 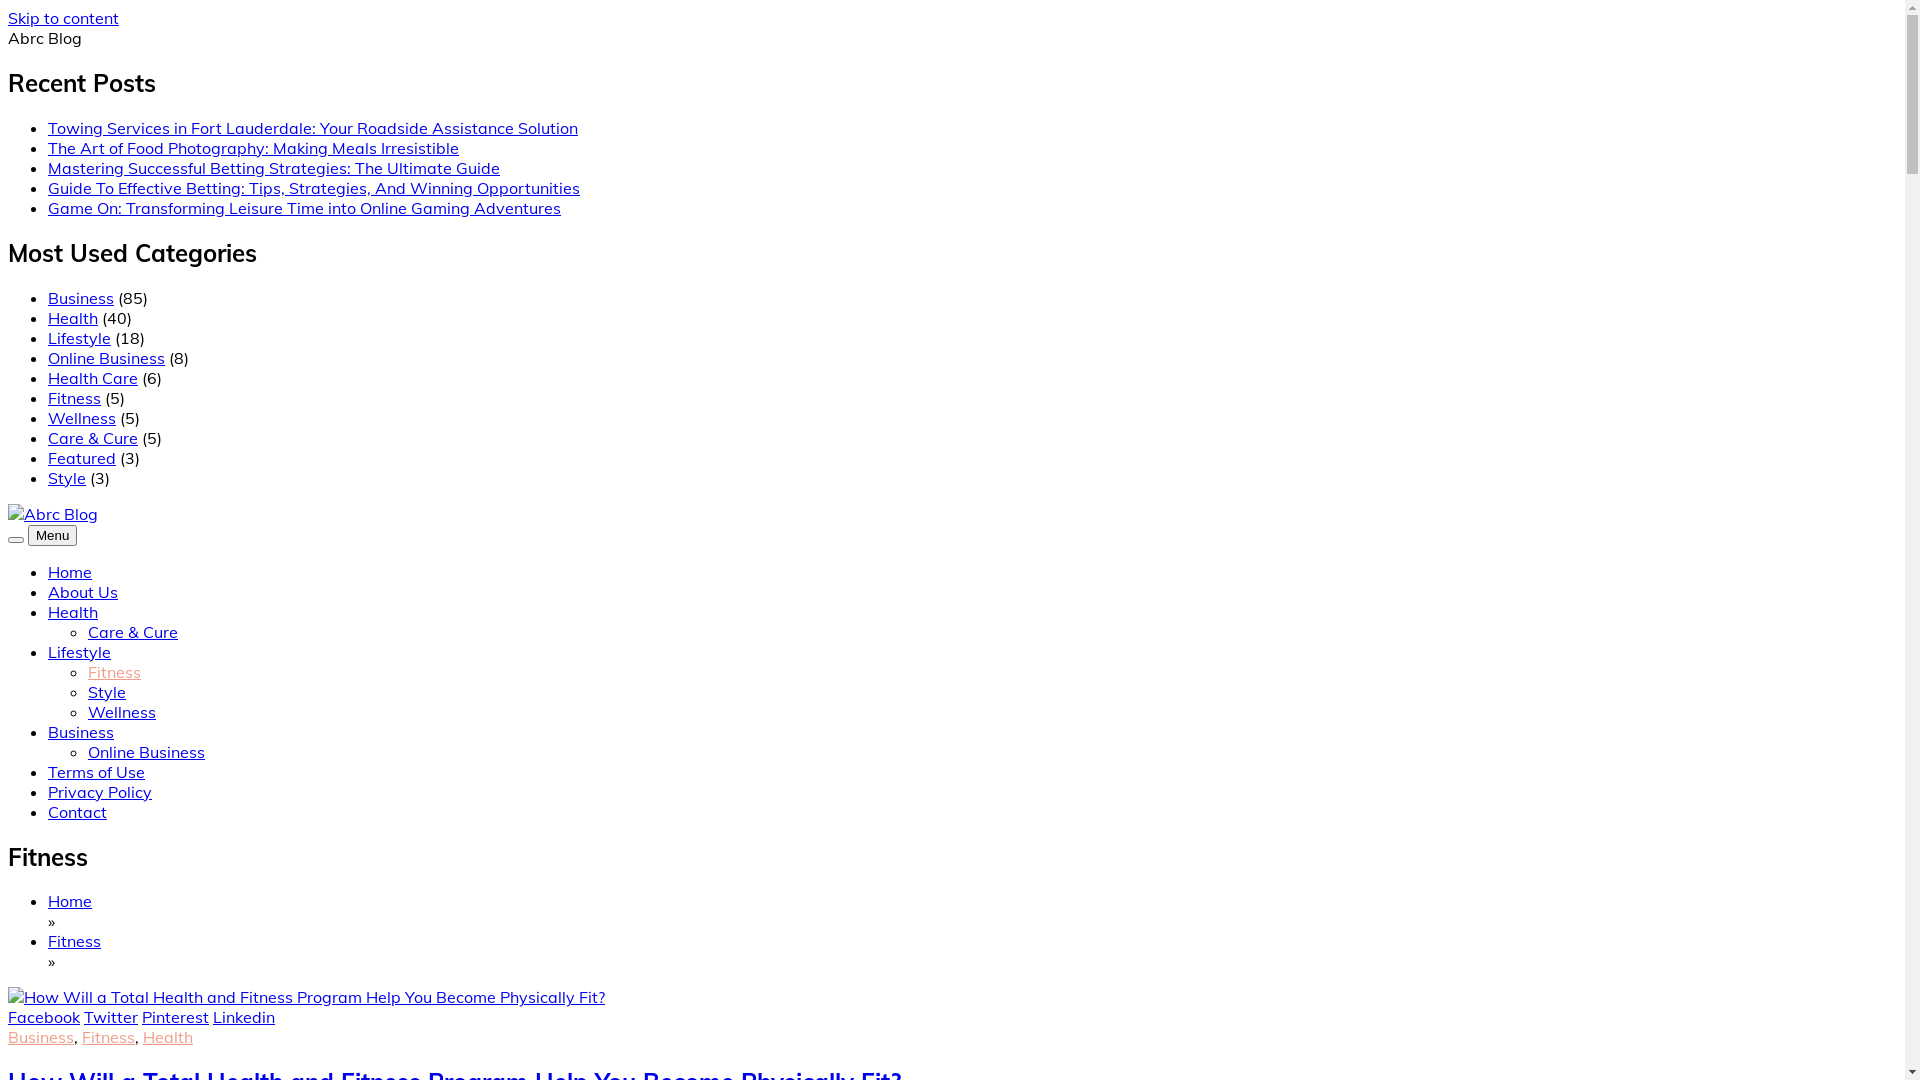 I want to click on 'Featured', so click(x=80, y=458).